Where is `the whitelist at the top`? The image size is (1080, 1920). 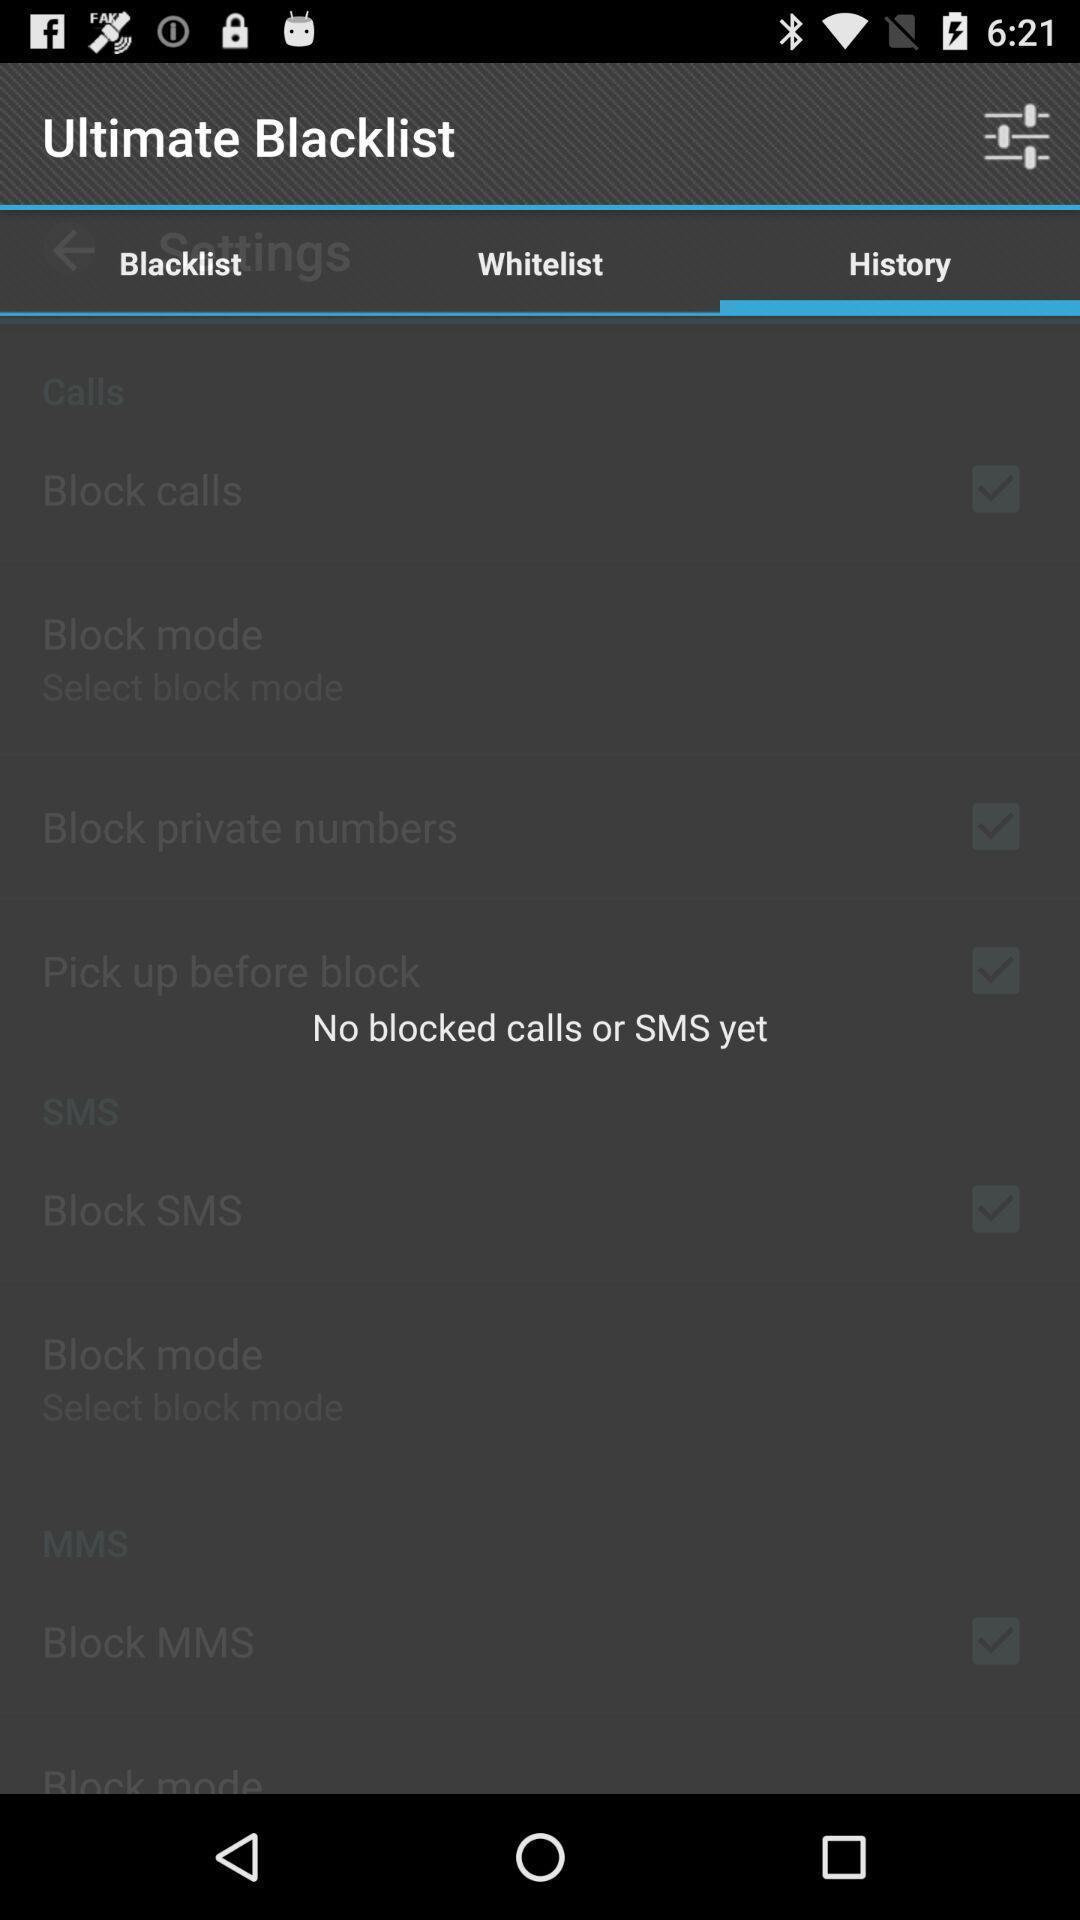
the whitelist at the top is located at coordinates (540, 261).